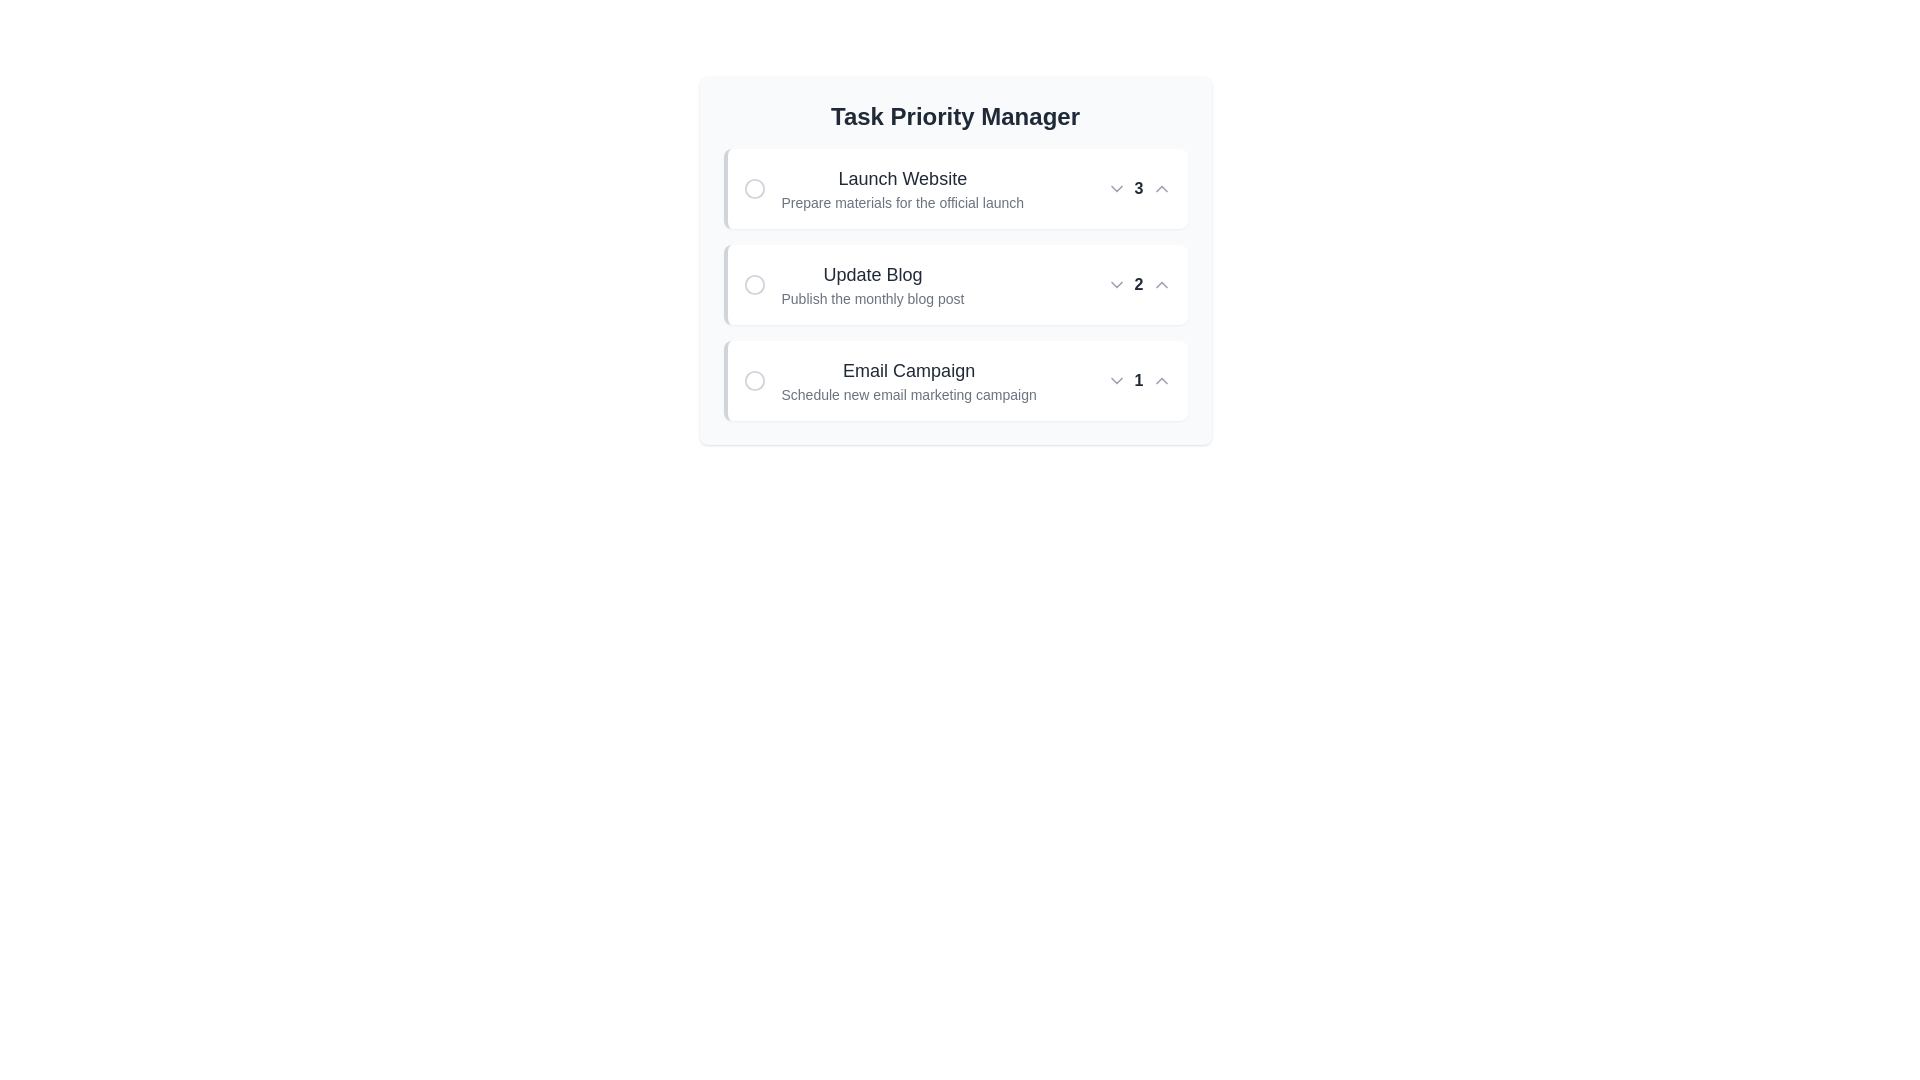 The height and width of the screenshot is (1080, 1920). I want to click on the Text Label that serves as the title for the associated task, which is centered horizontally within the 'Update Blog' task card and is positioned above the text 'Publish the monthly blog post', so click(873, 274).